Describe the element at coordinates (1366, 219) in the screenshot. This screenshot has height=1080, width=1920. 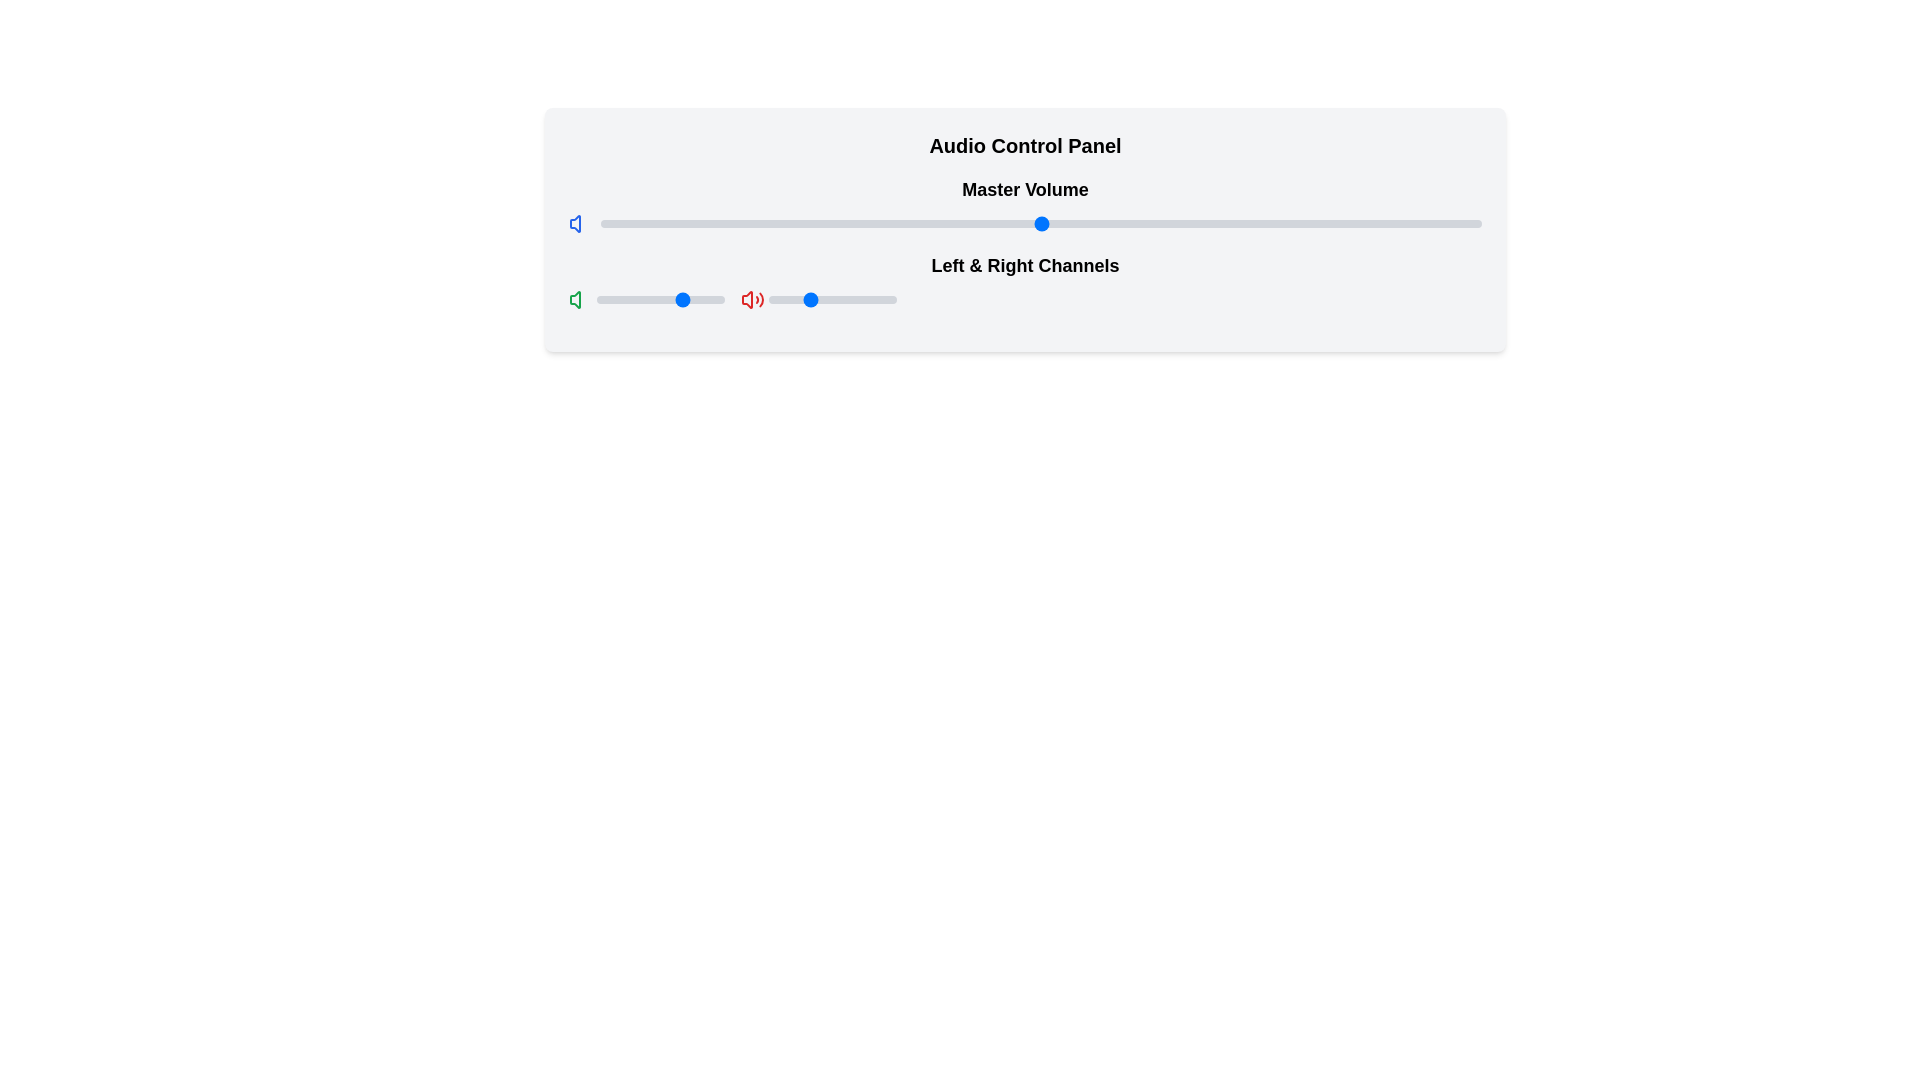
I see `the volume slider` at that location.